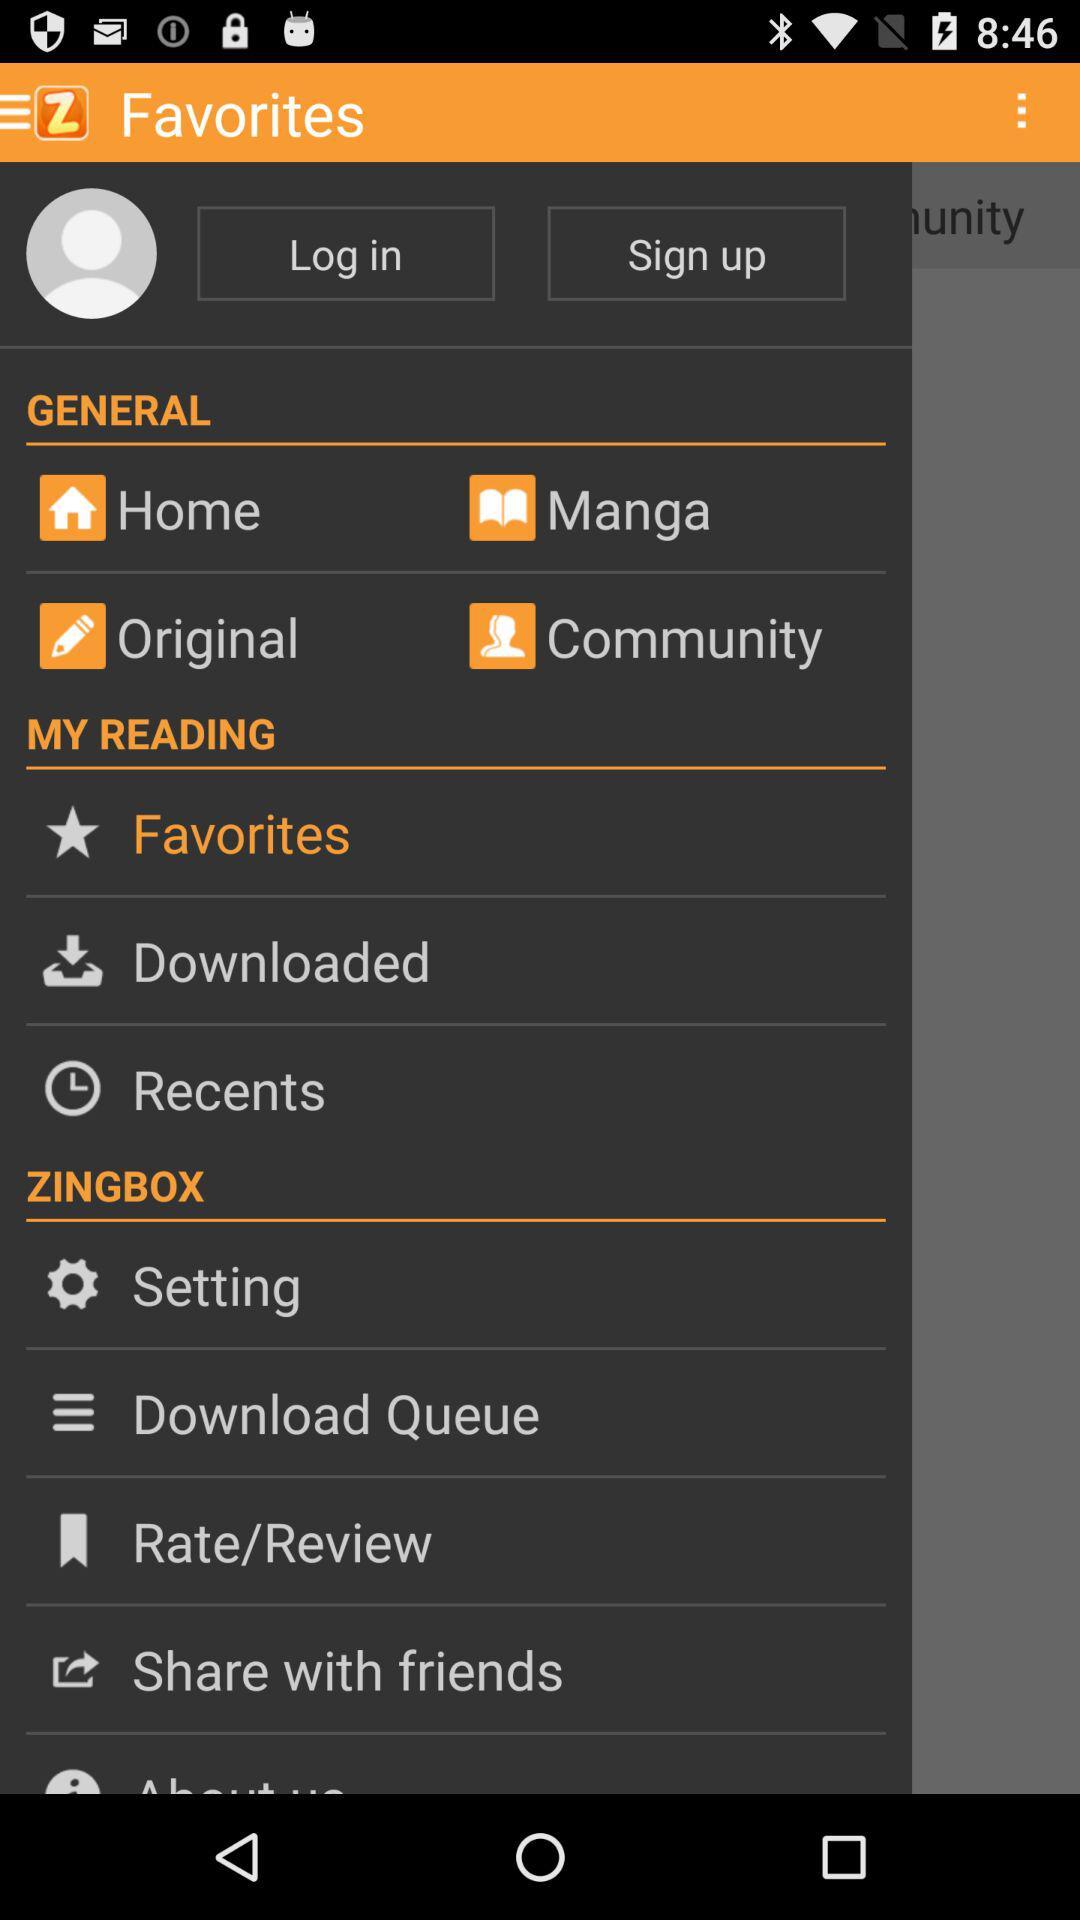  I want to click on the text below general, so click(253, 508).